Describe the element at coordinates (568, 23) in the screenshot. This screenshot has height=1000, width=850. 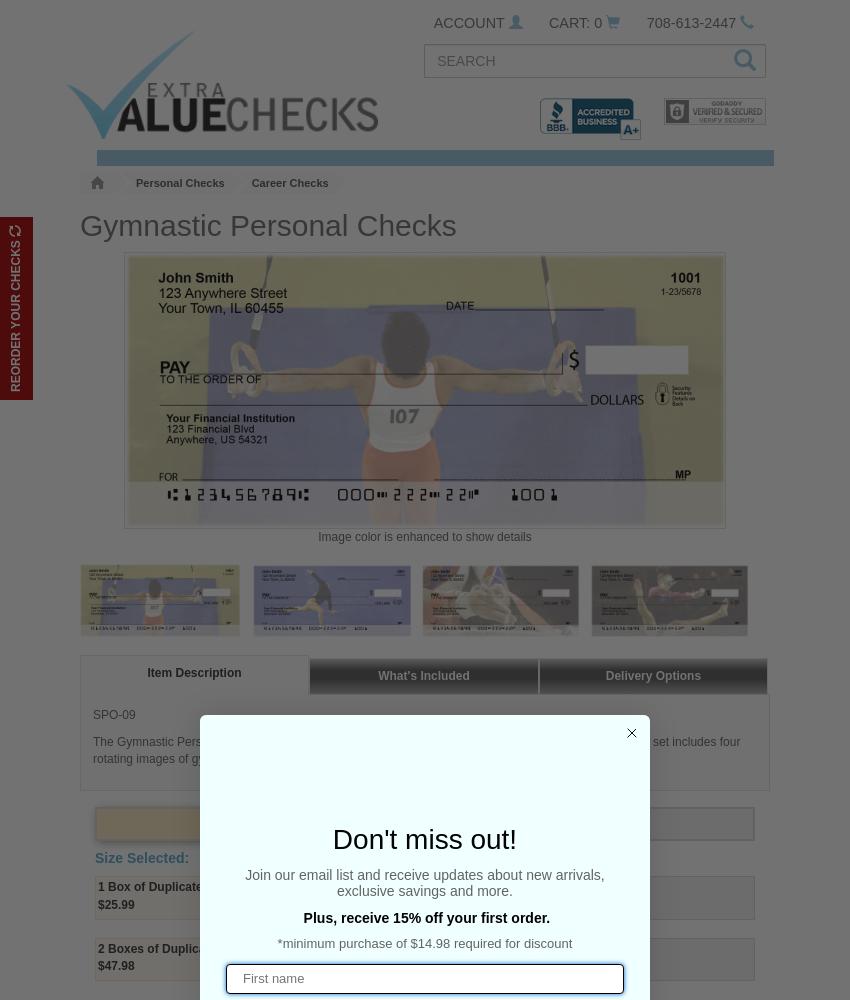
I see `'CART:'` at that location.